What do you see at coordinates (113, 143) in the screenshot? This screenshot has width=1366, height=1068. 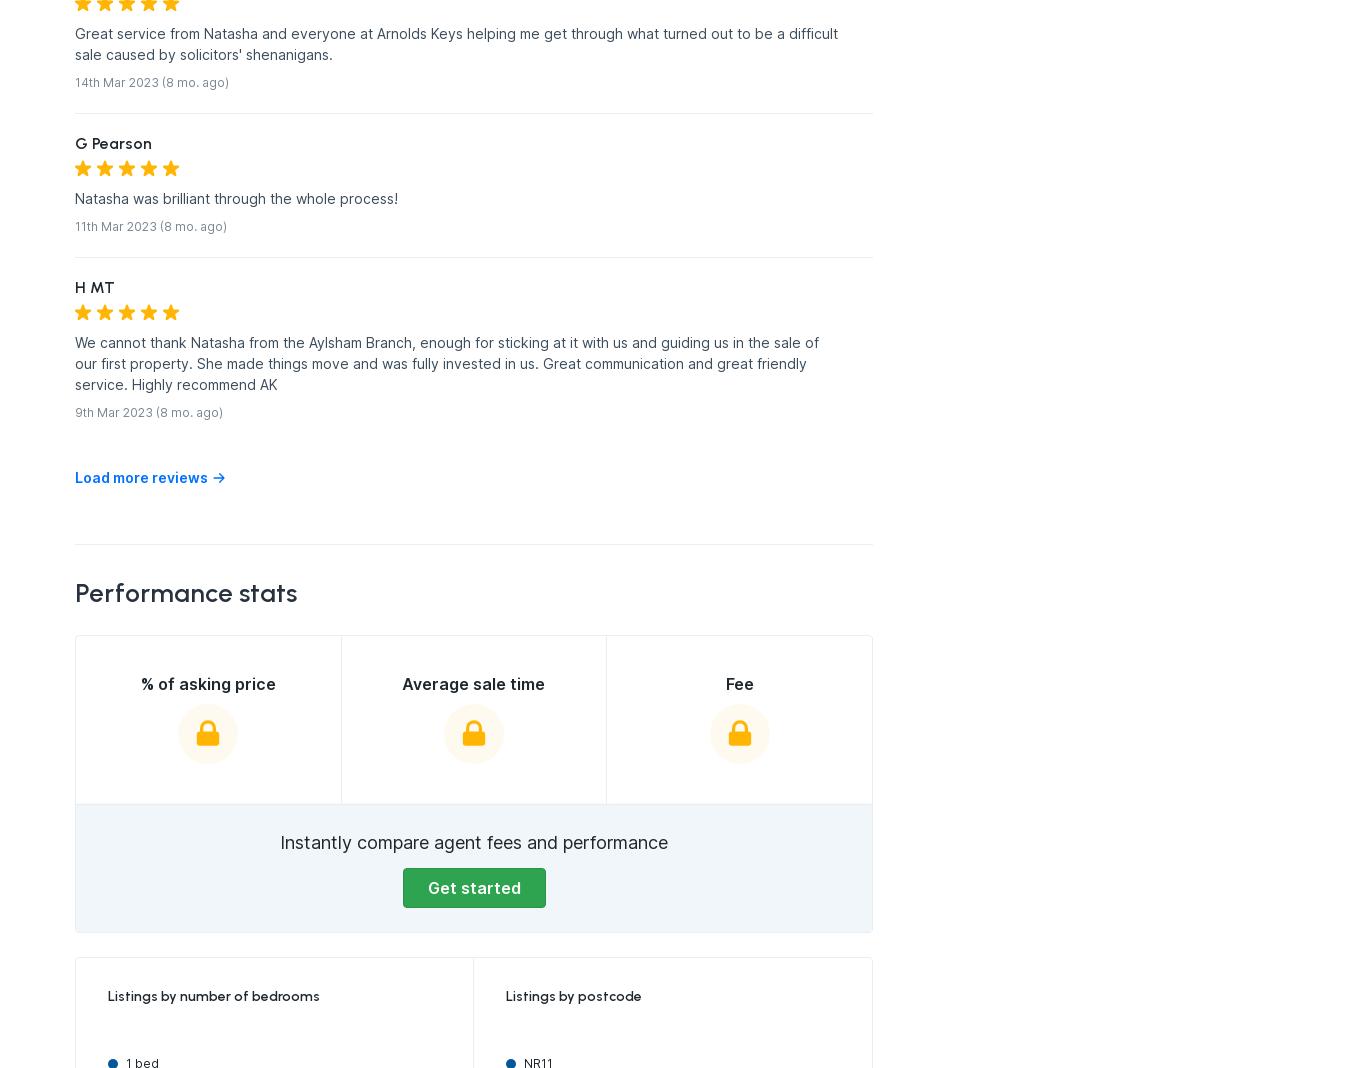 I see `'G Pearson'` at bounding box center [113, 143].